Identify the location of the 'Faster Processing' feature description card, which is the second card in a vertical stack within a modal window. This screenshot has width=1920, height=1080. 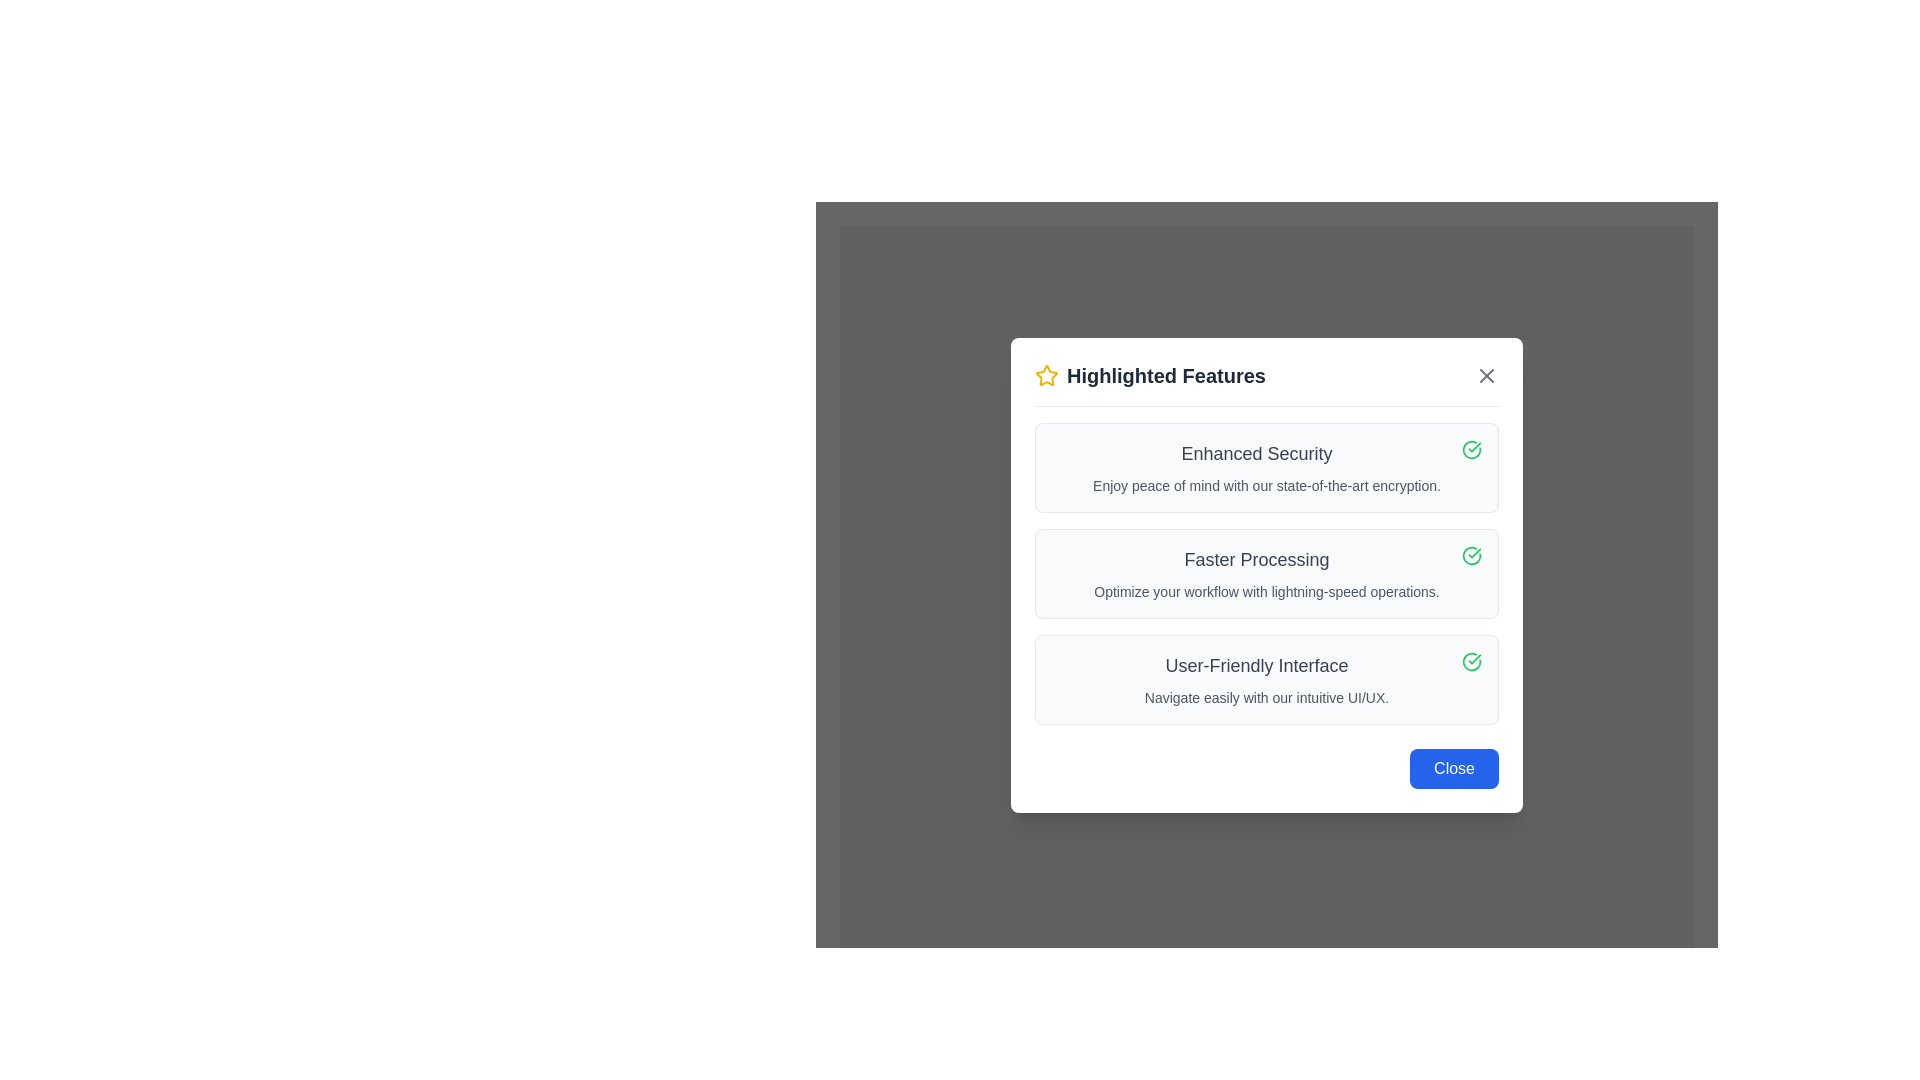
(1266, 574).